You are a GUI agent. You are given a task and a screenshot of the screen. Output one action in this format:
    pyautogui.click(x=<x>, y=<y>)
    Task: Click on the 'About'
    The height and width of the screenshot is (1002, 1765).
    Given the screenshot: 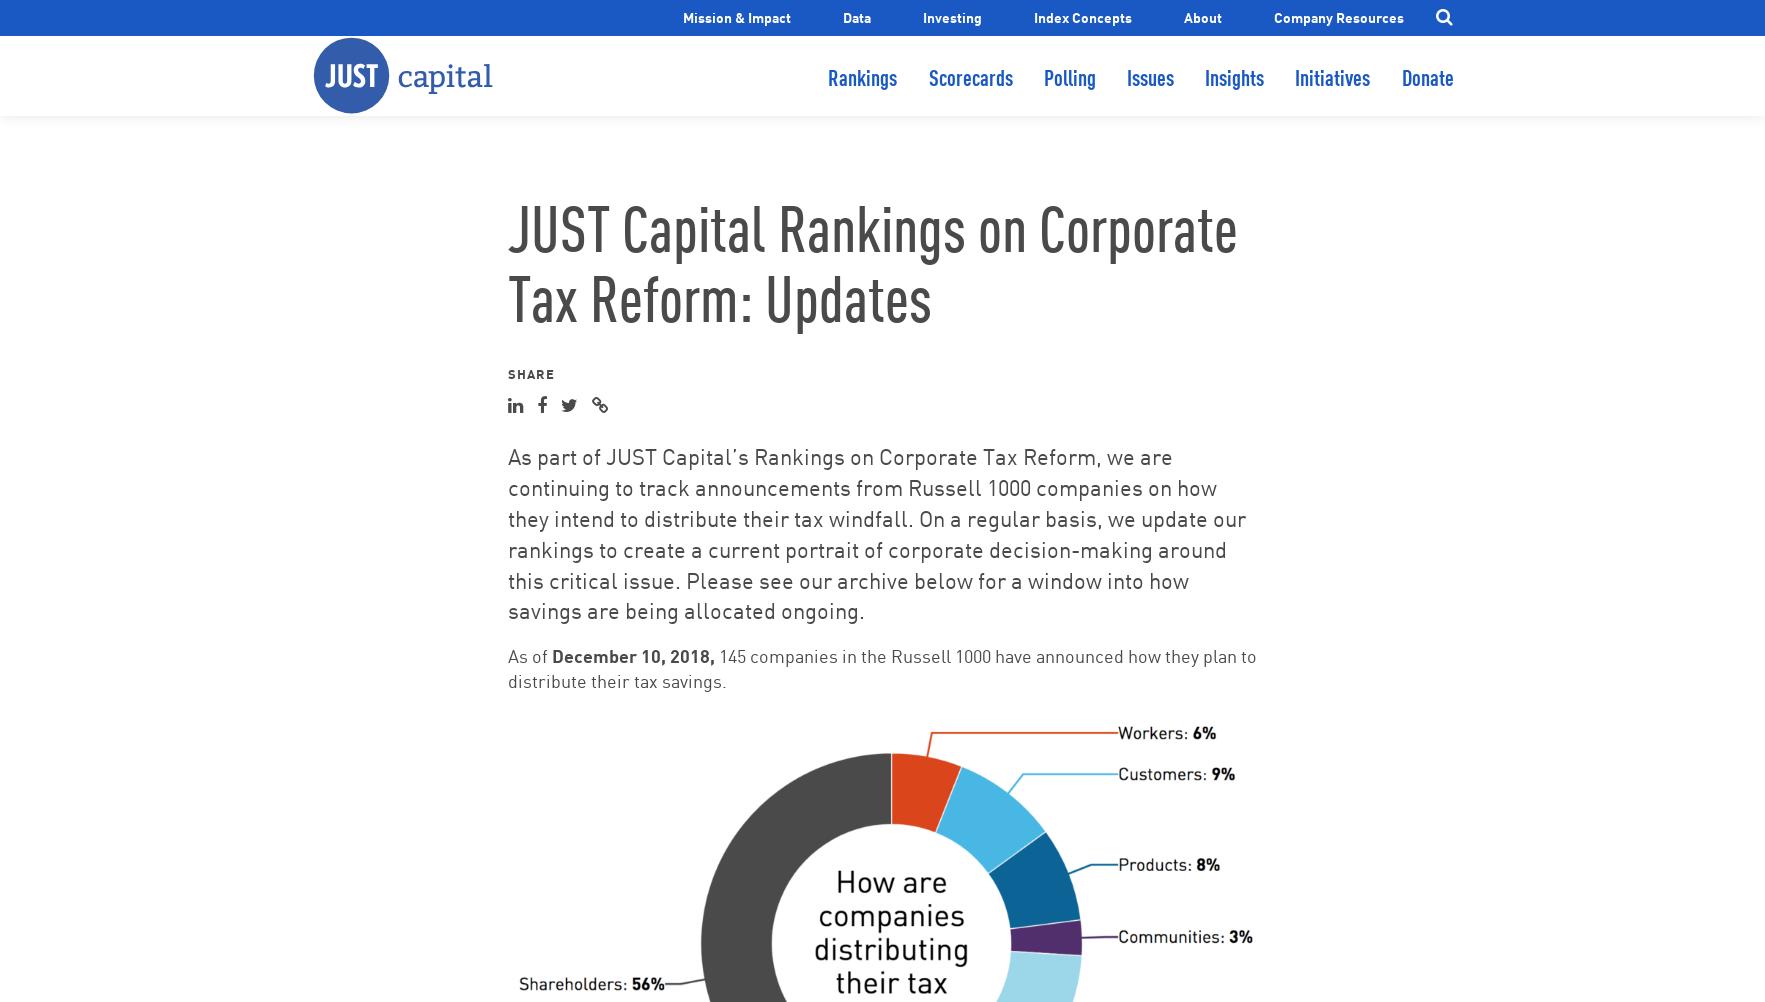 What is the action you would take?
    pyautogui.click(x=1201, y=16)
    